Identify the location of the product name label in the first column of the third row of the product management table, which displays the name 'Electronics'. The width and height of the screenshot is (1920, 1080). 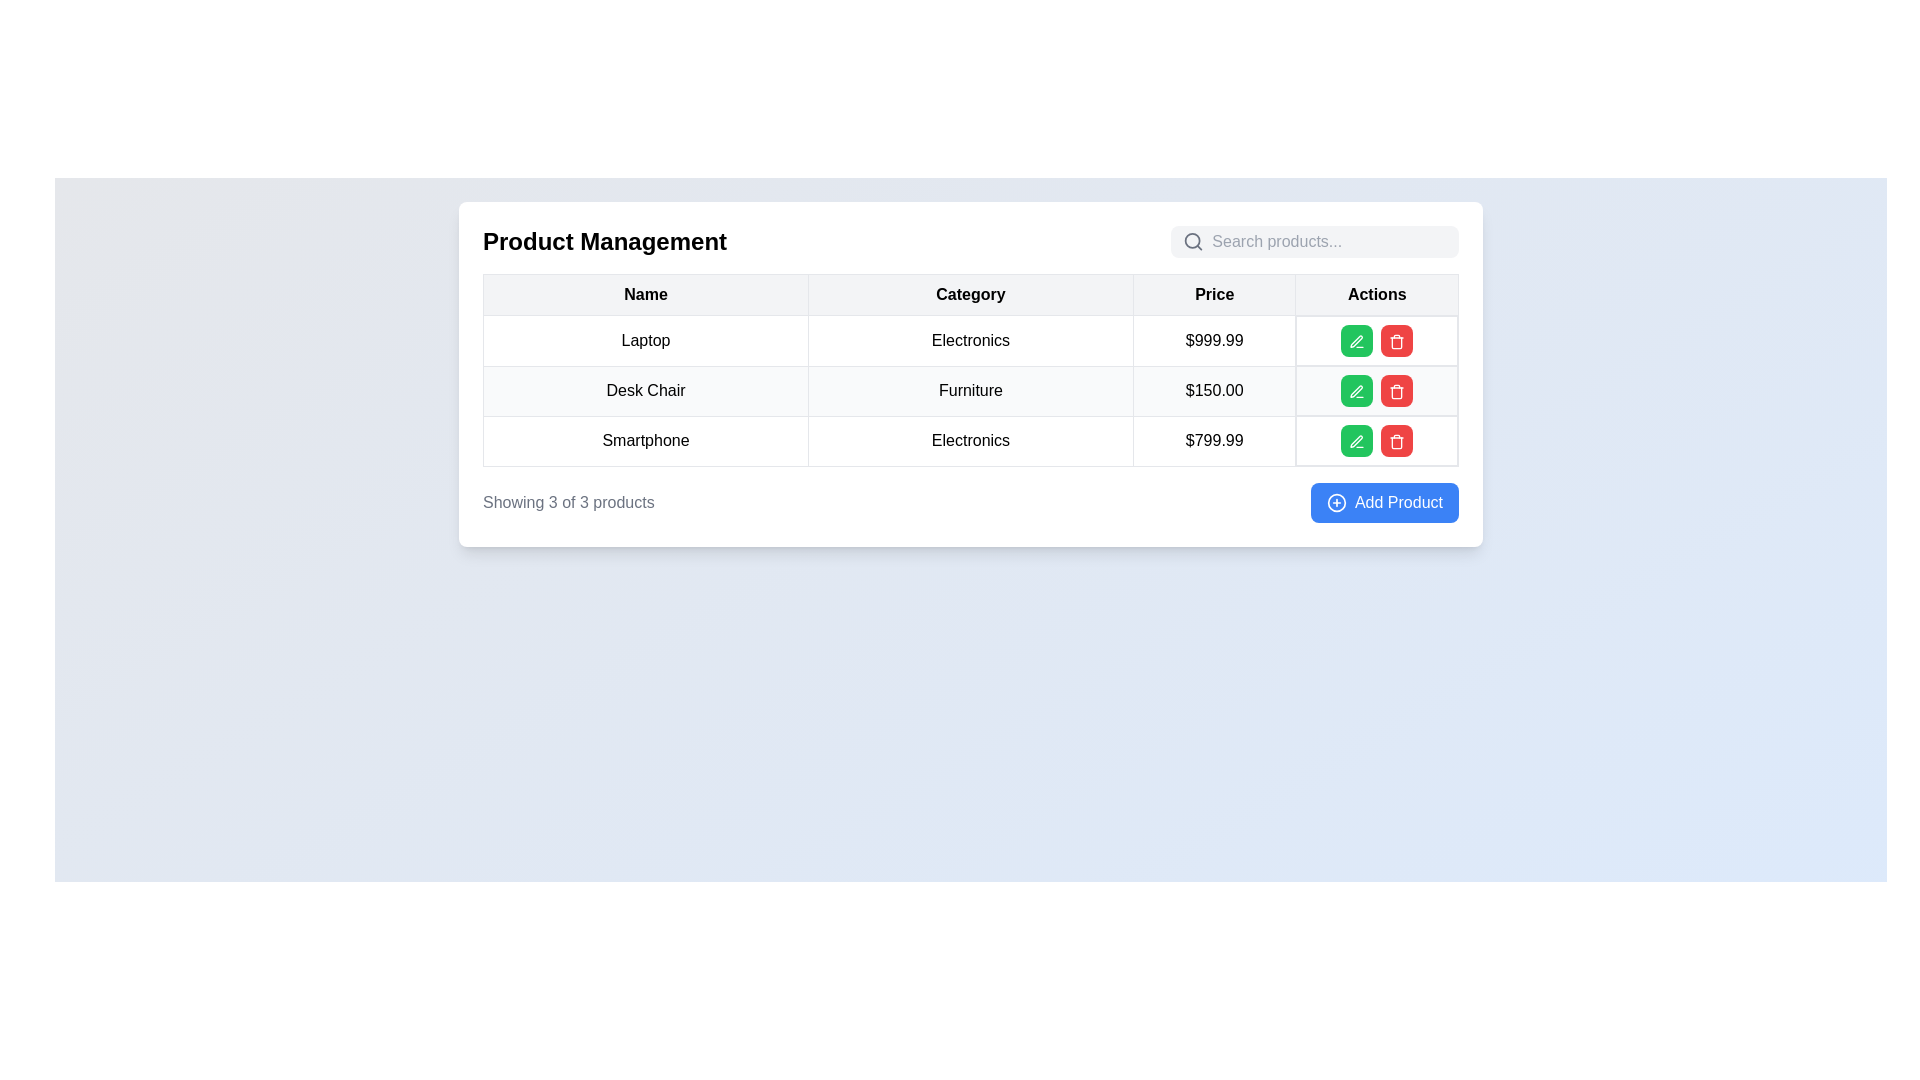
(646, 440).